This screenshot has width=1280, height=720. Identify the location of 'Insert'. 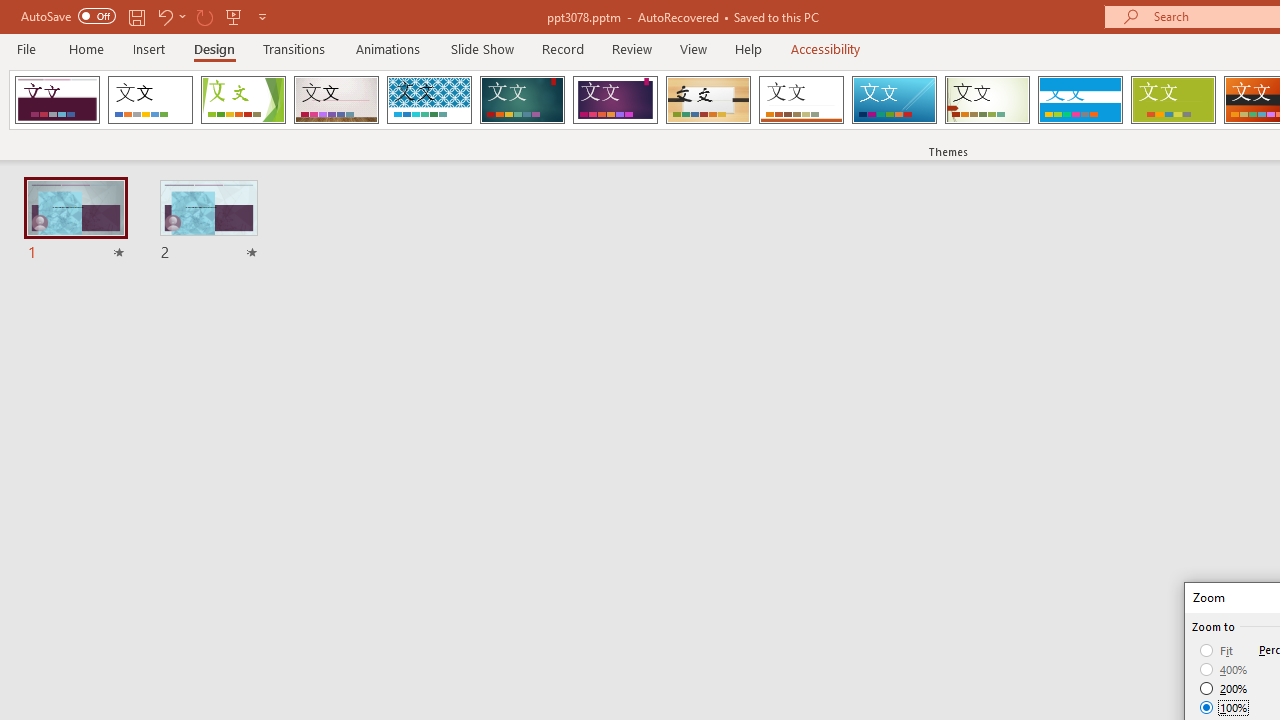
(148, 48).